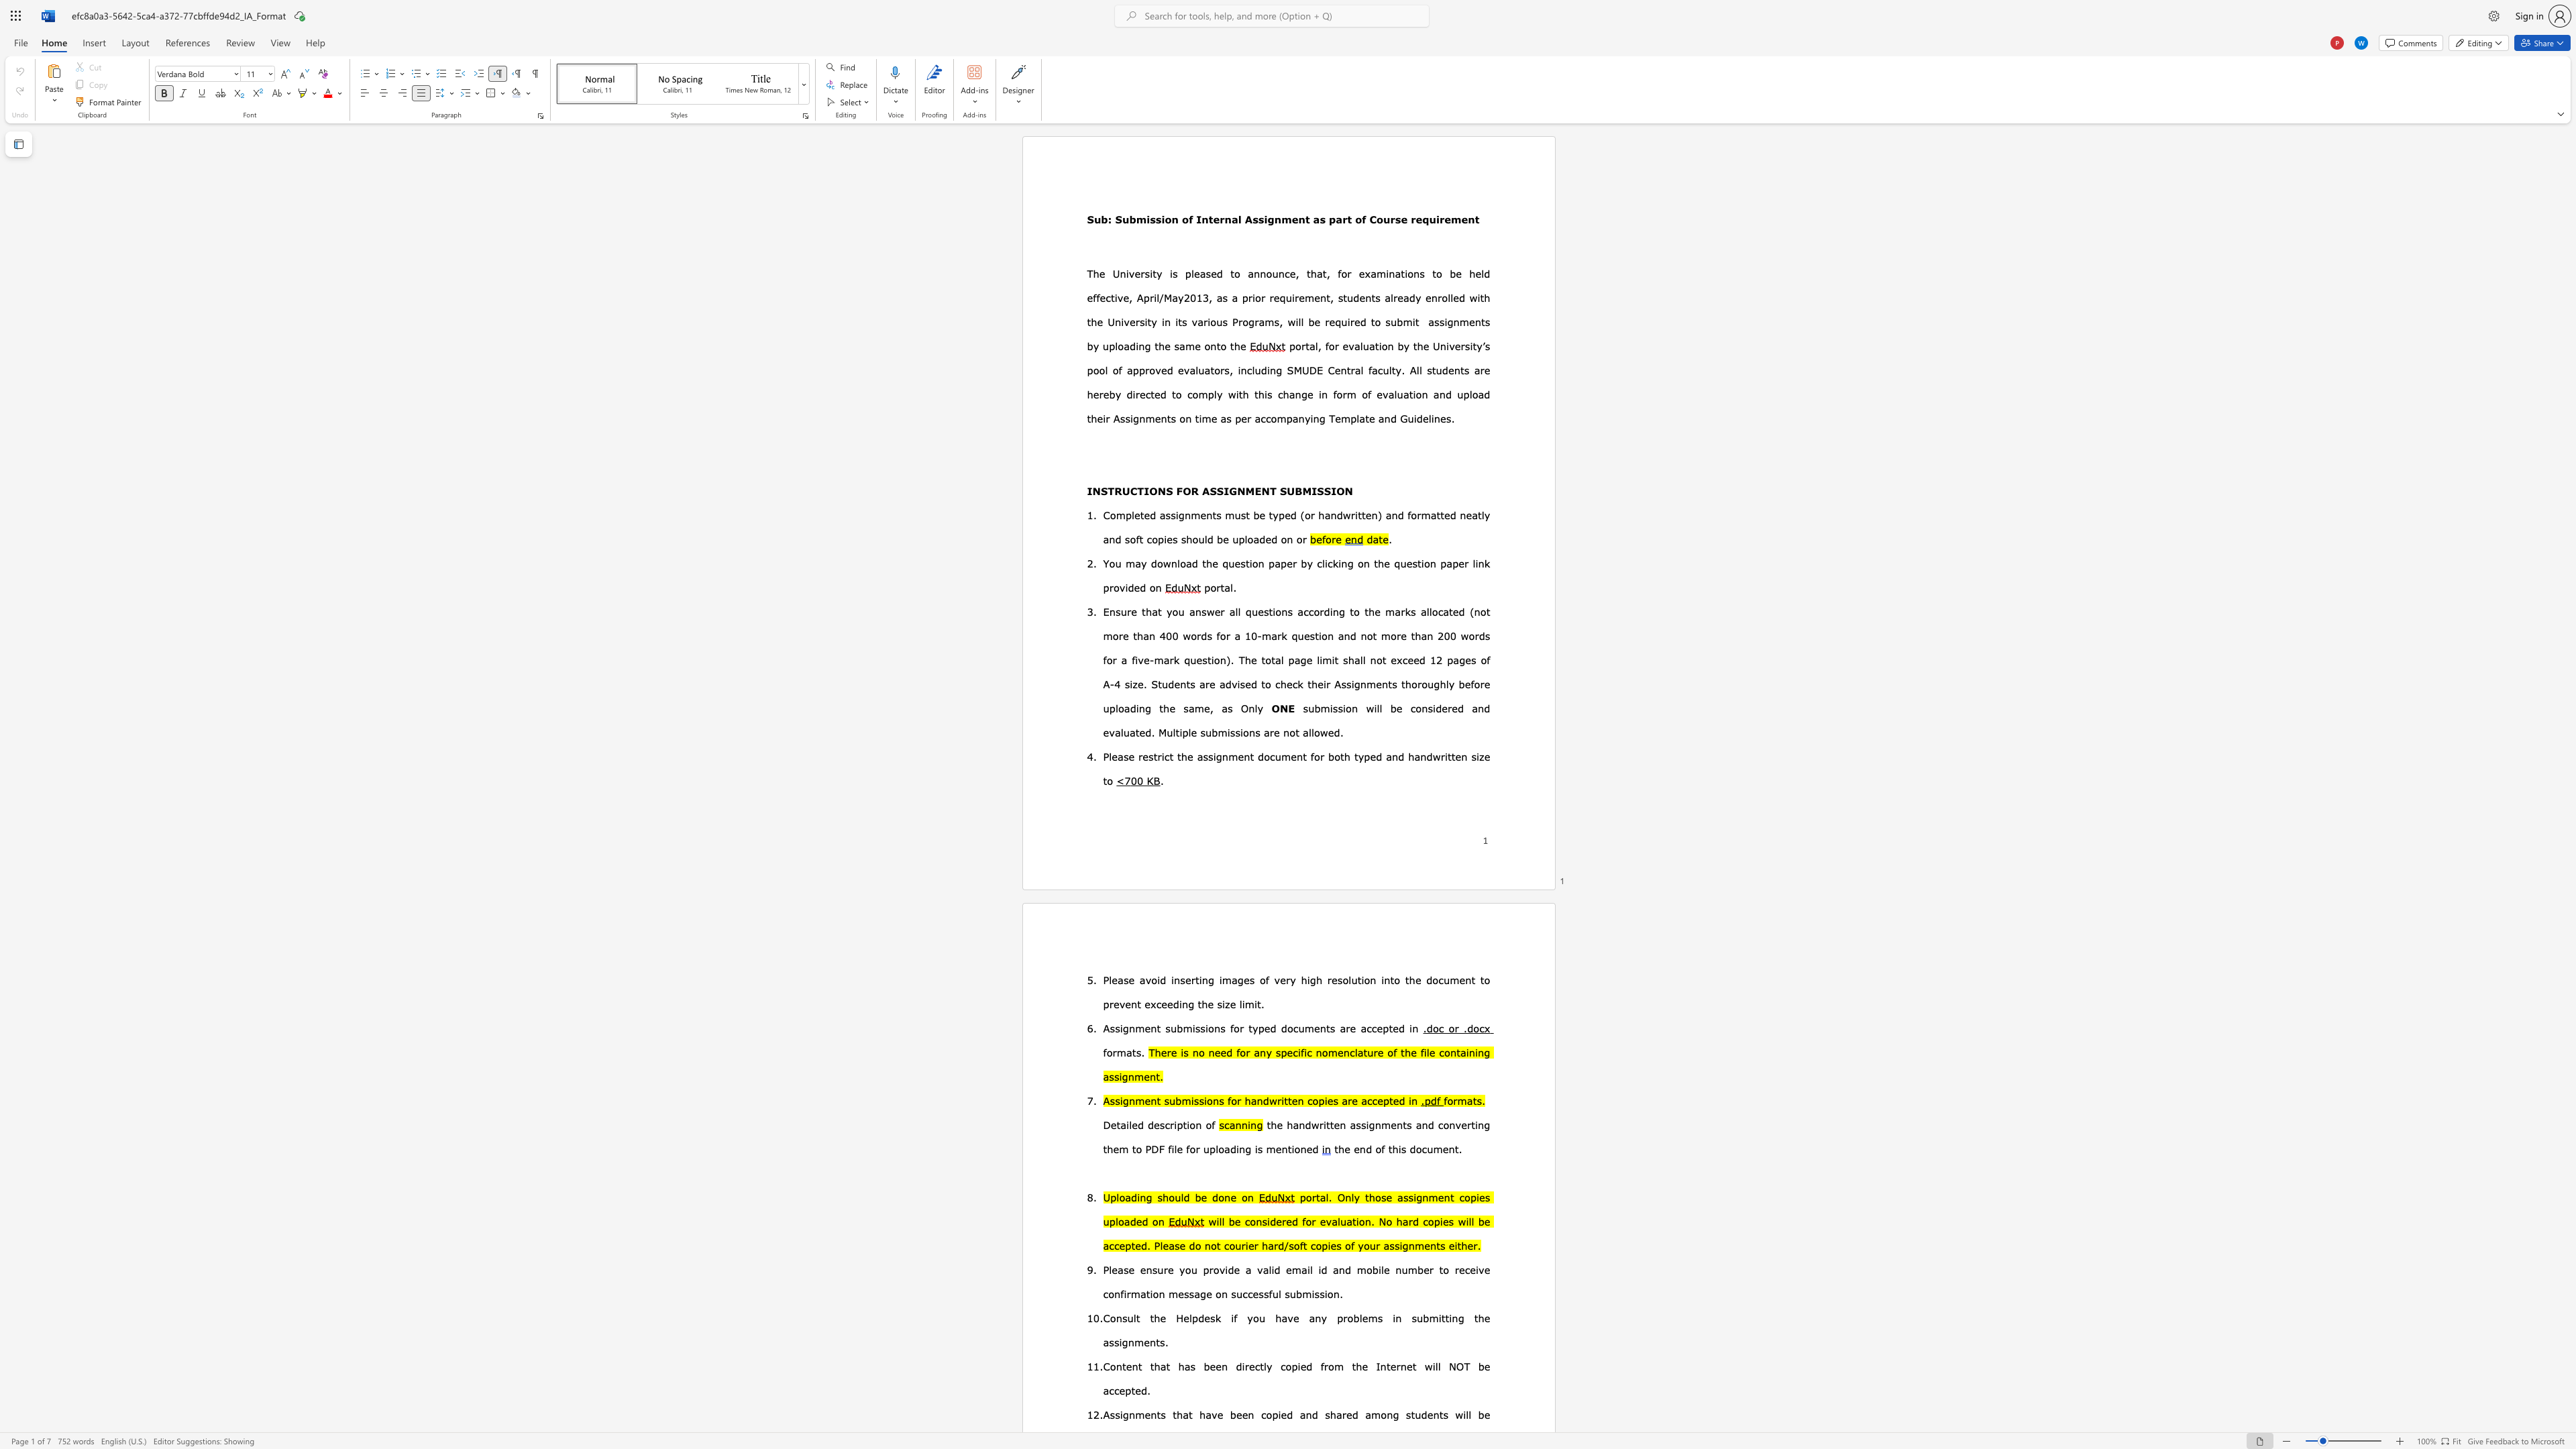  Describe the element at coordinates (1128, 1027) in the screenshot. I see `the subset text "nmen" within the text "Assignment submissions"` at that location.